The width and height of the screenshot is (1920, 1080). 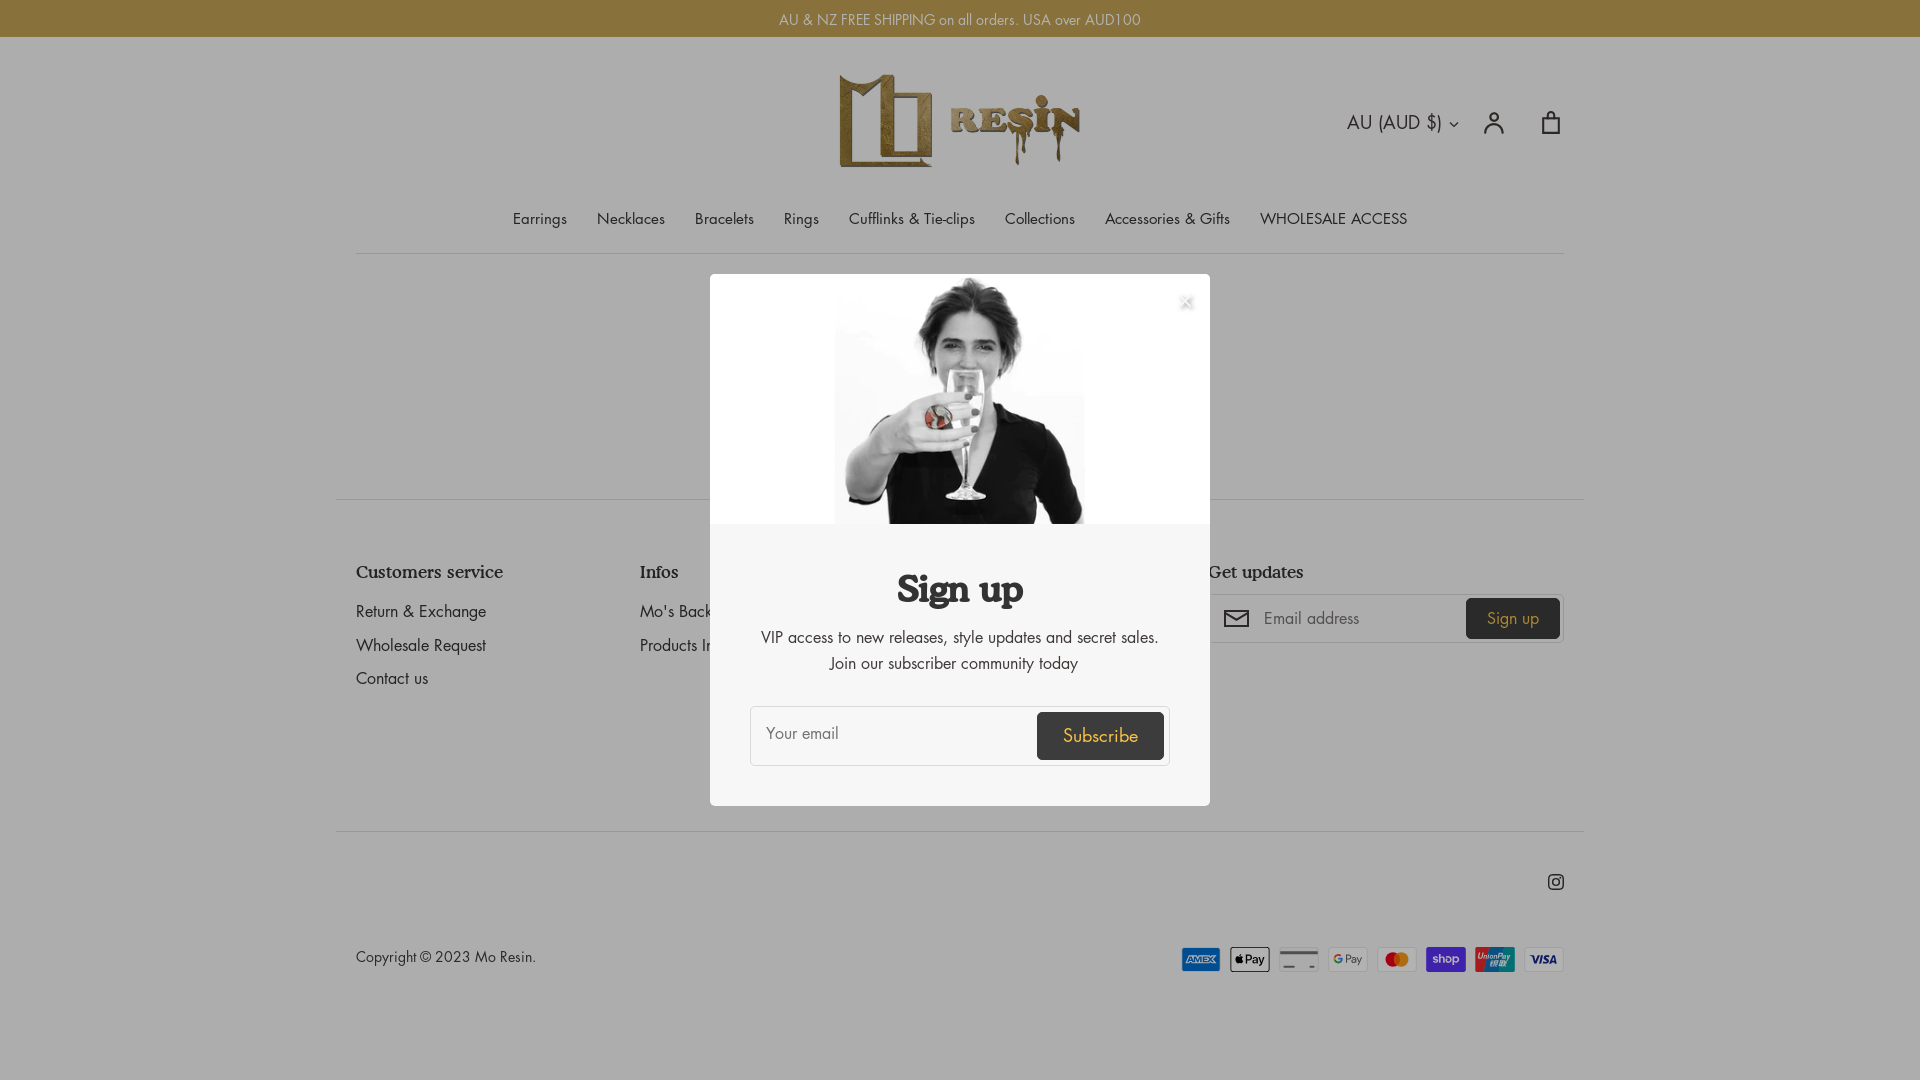 What do you see at coordinates (1482, 122) in the screenshot?
I see `'Account'` at bounding box center [1482, 122].